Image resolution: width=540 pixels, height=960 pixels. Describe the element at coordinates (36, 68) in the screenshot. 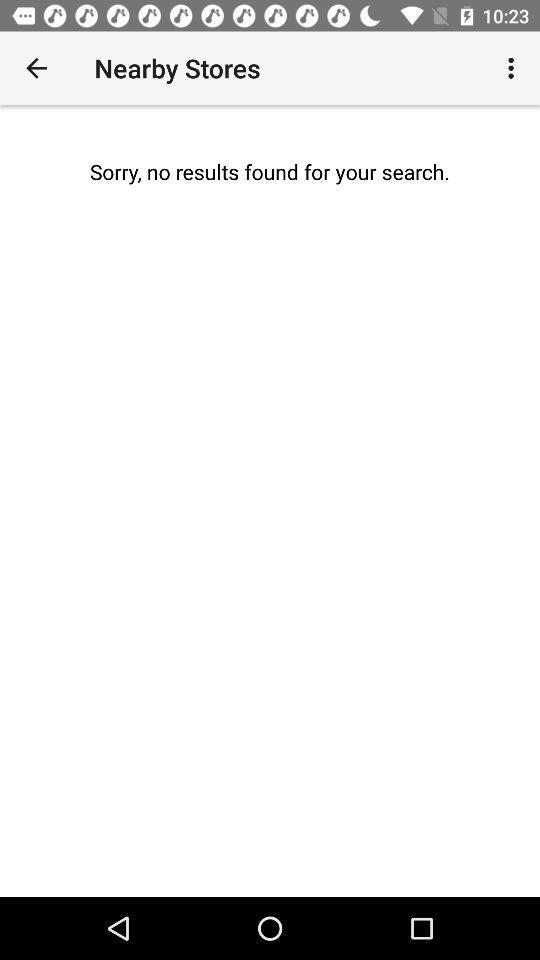

I see `icon to the left of nearby stores item` at that location.